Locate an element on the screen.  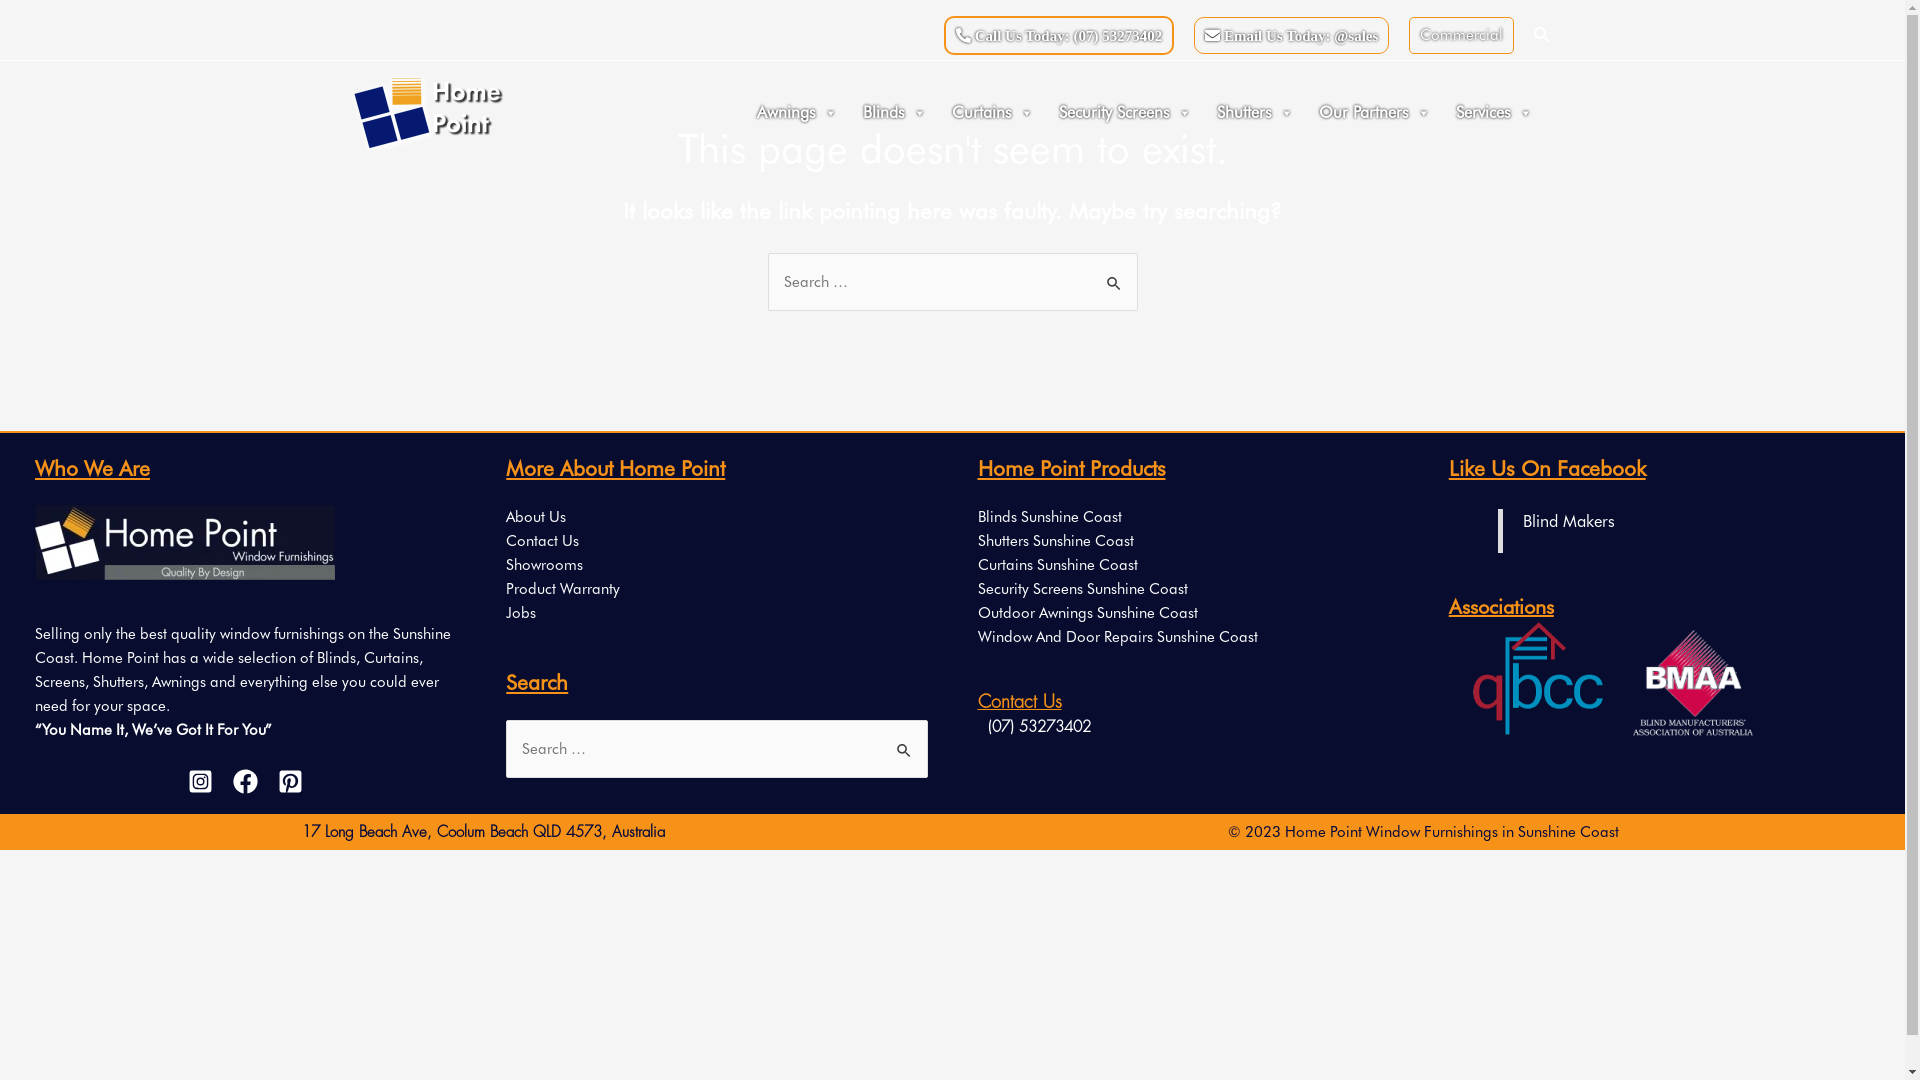
'Blinds' is located at coordinates (896, 112).